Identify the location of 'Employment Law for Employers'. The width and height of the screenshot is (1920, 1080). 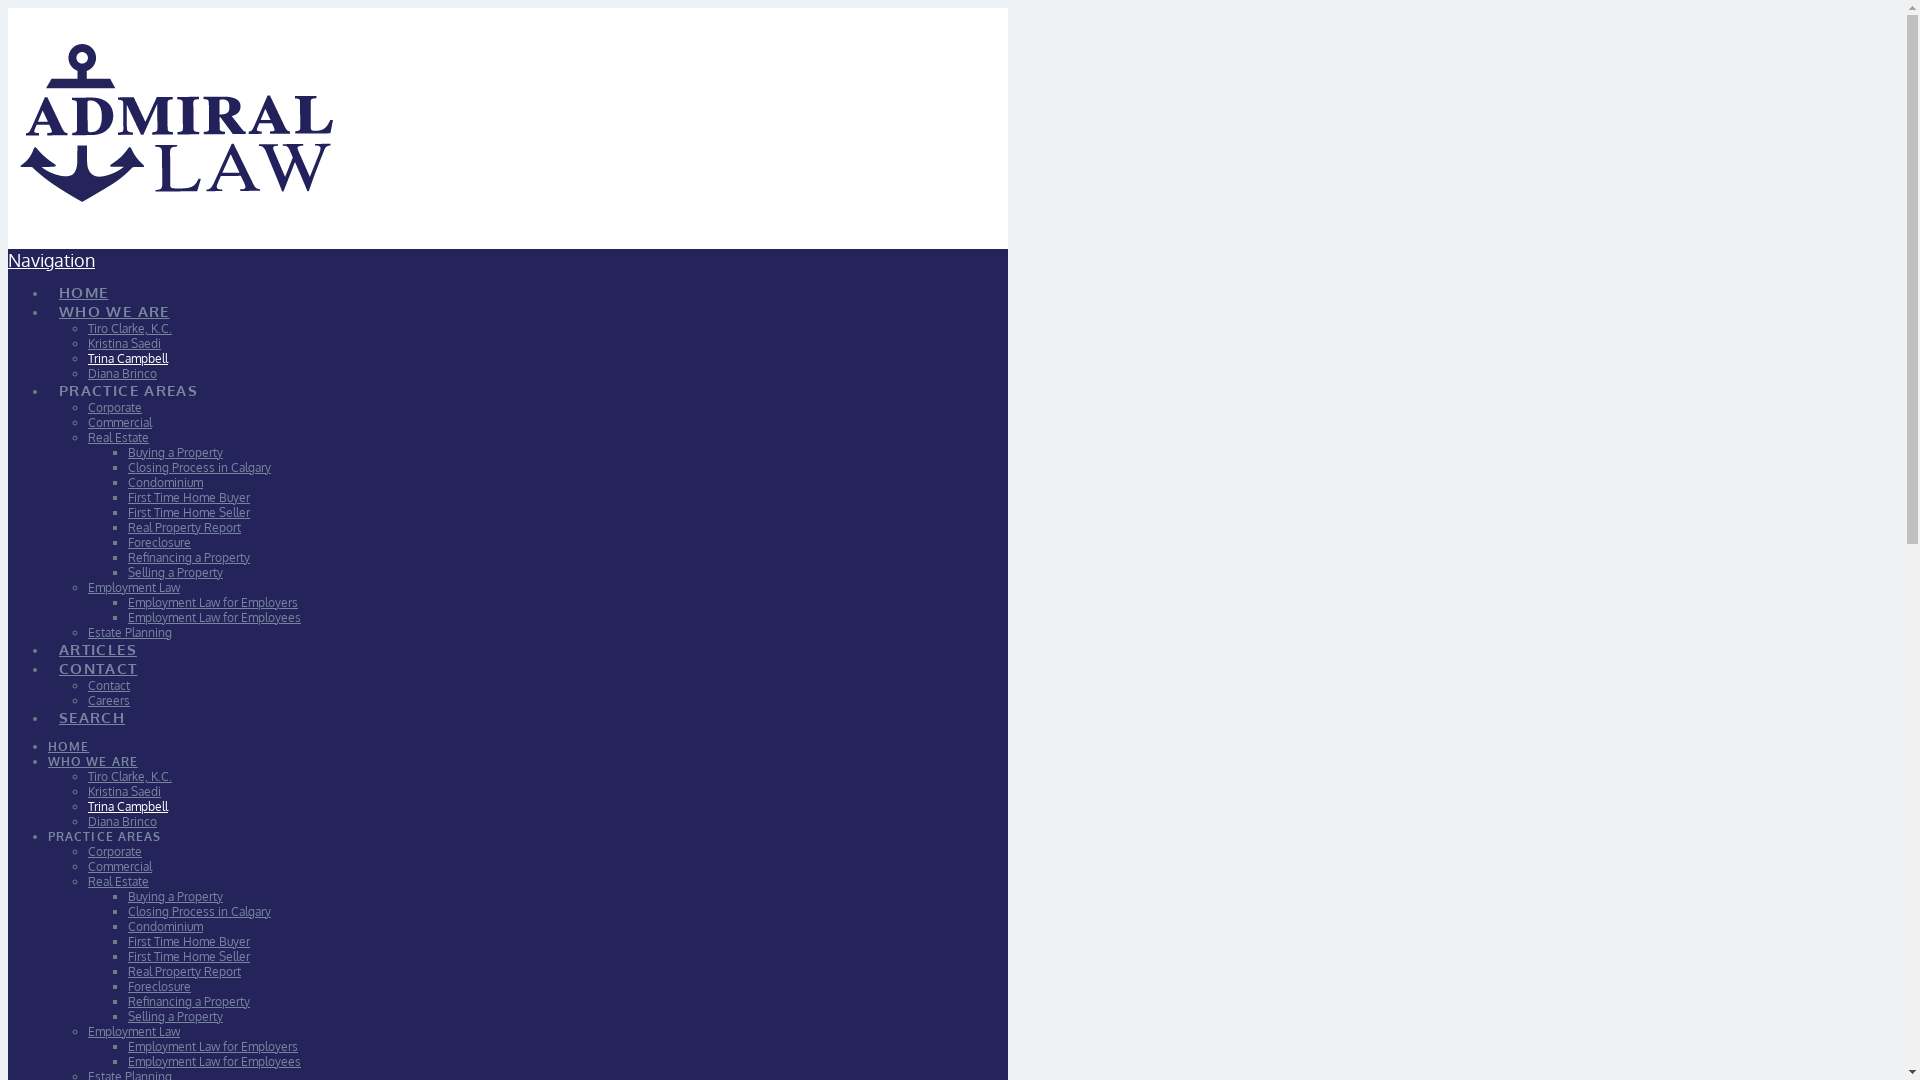
(212, 1045).